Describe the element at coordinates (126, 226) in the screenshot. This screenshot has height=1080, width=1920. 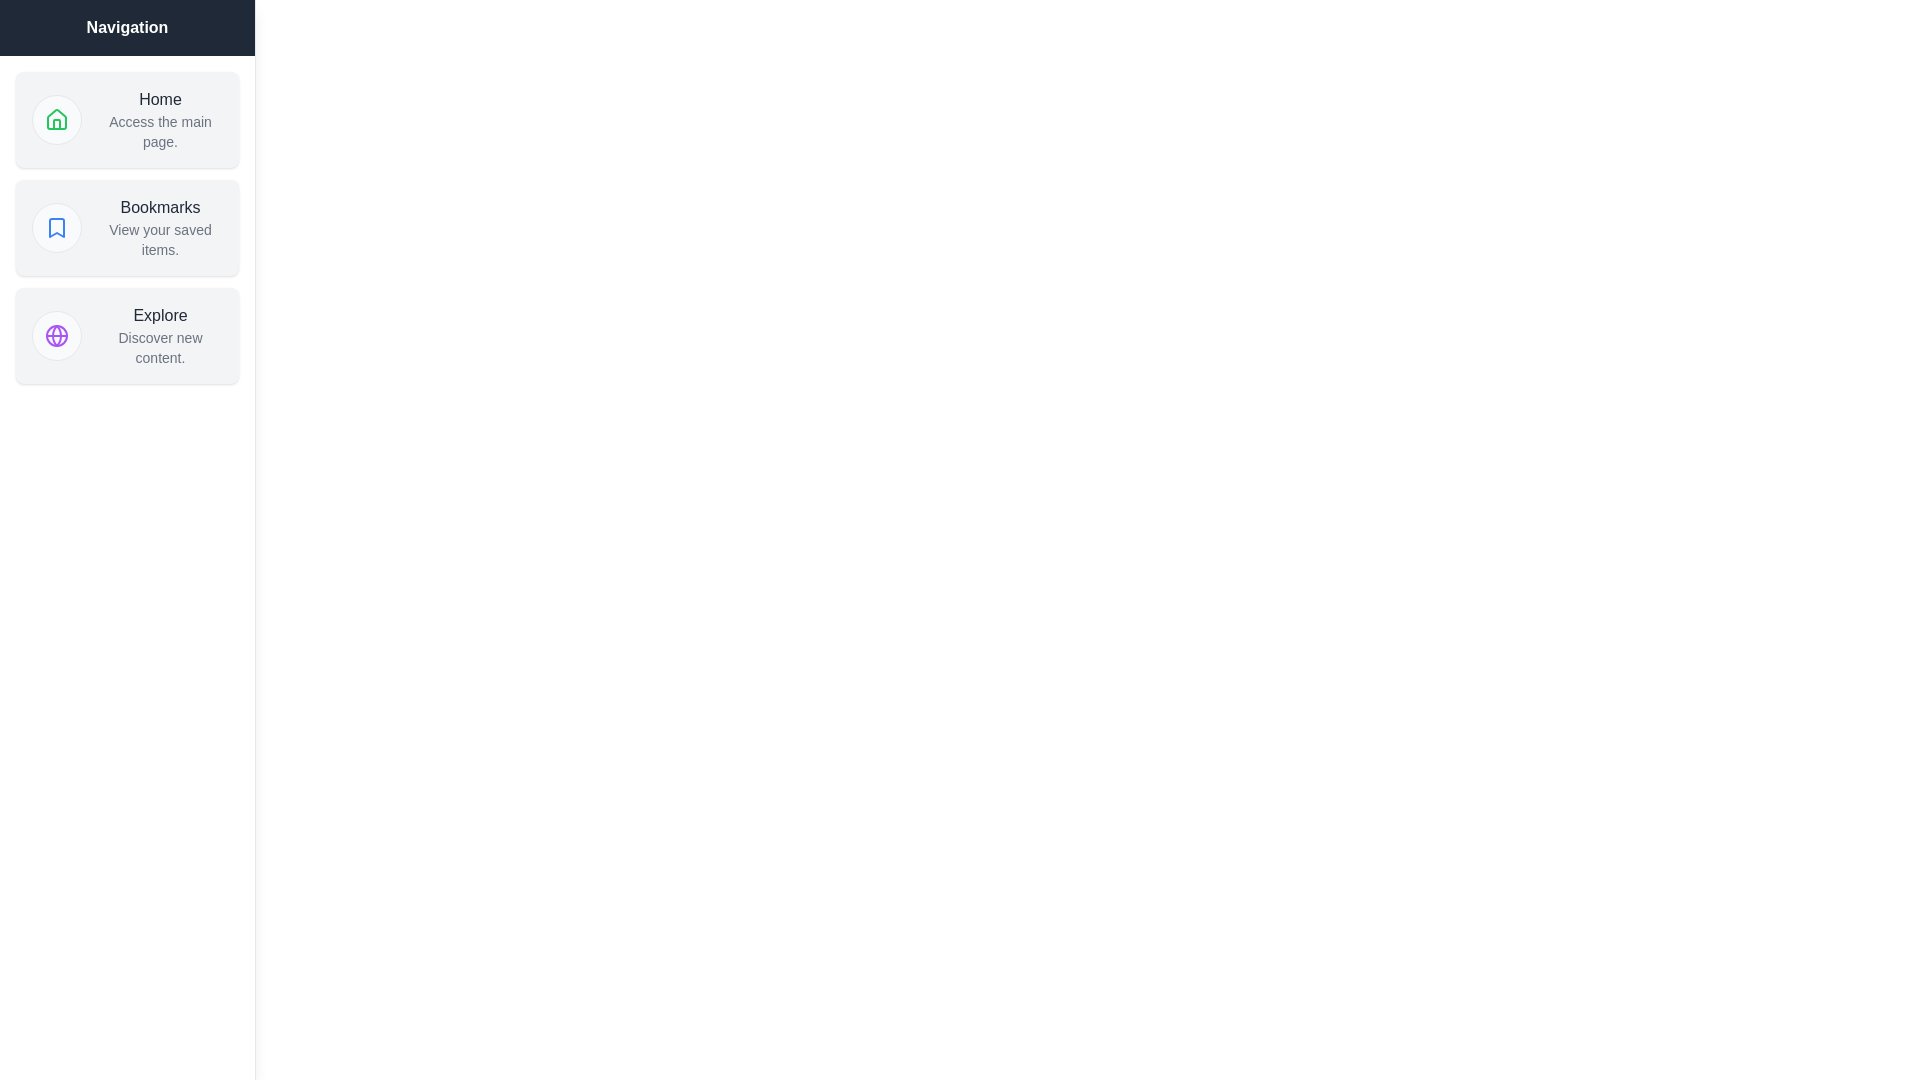
I see `the menu item Bookmarks to observe its hover effect` at that location.